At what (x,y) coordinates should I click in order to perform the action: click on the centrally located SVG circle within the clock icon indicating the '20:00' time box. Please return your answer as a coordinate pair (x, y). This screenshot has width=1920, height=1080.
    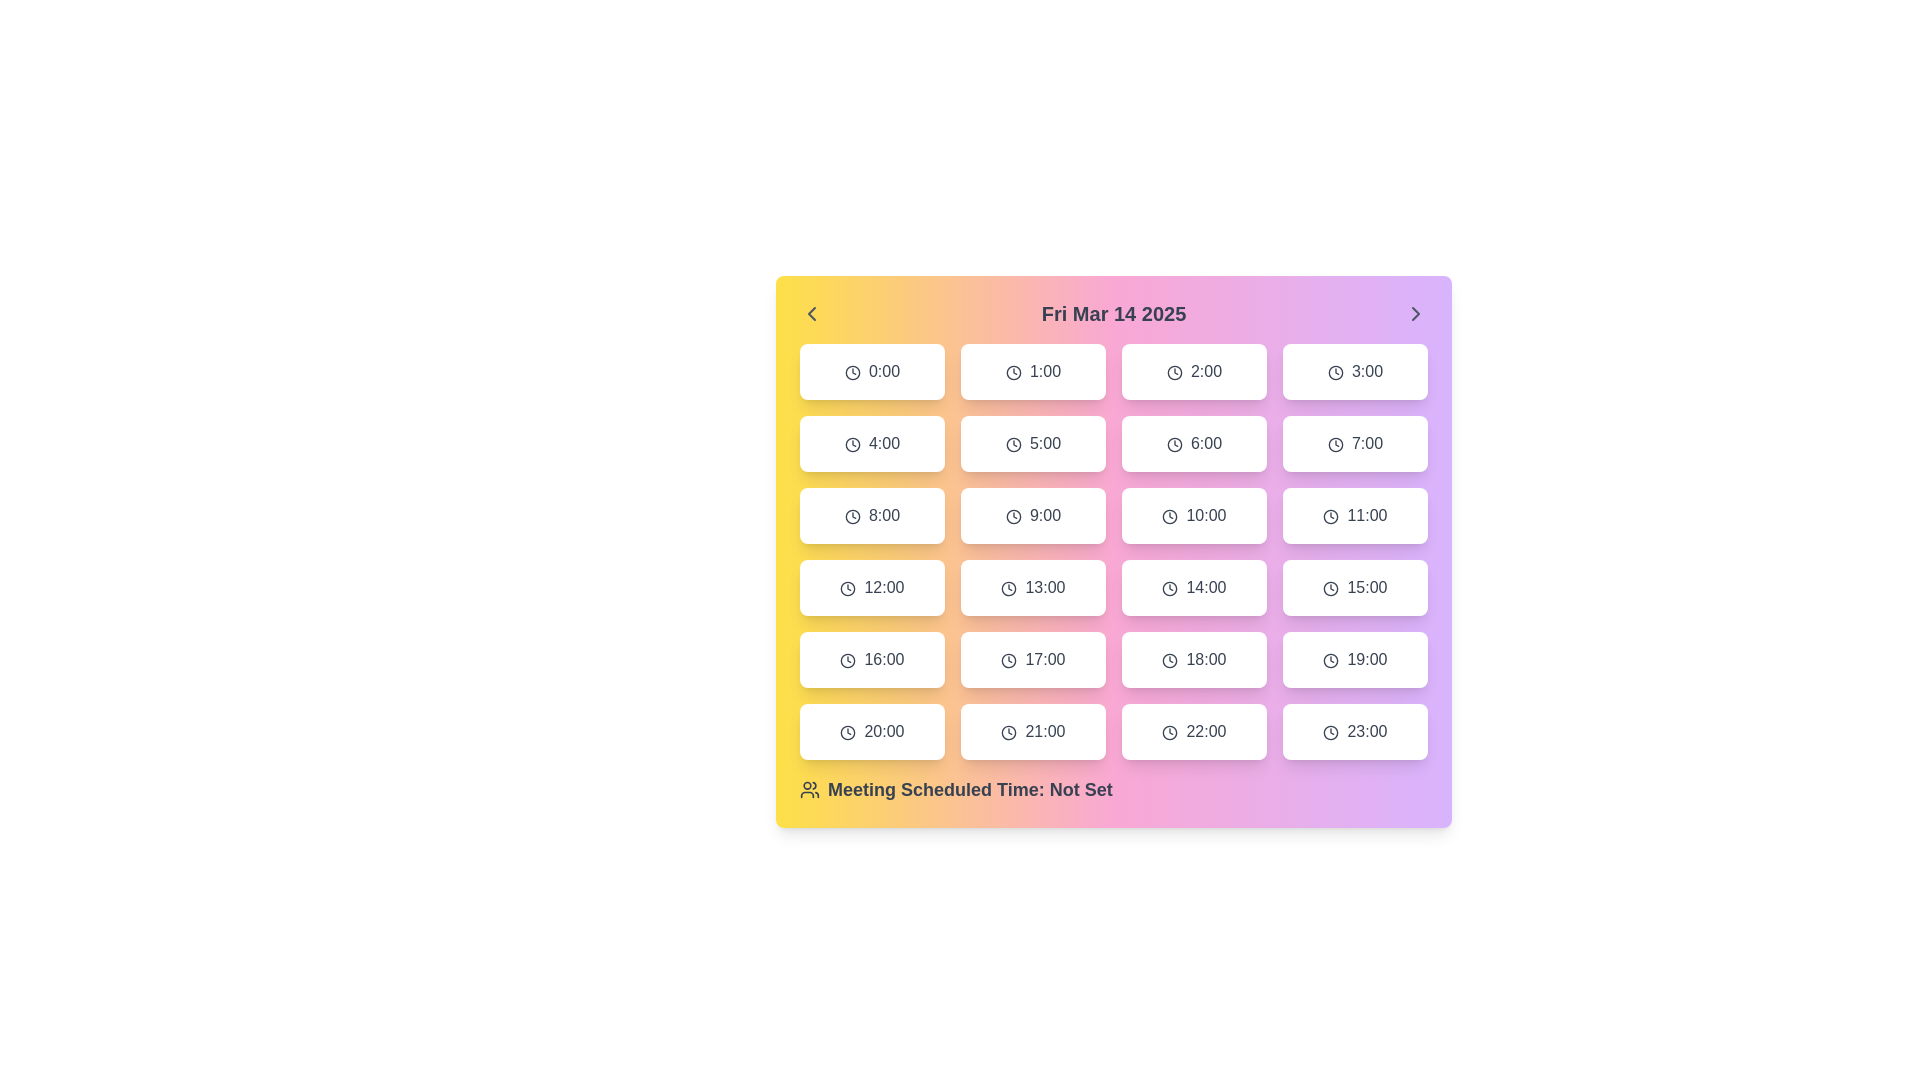
    Looking at the image, I should click on (848, 732).